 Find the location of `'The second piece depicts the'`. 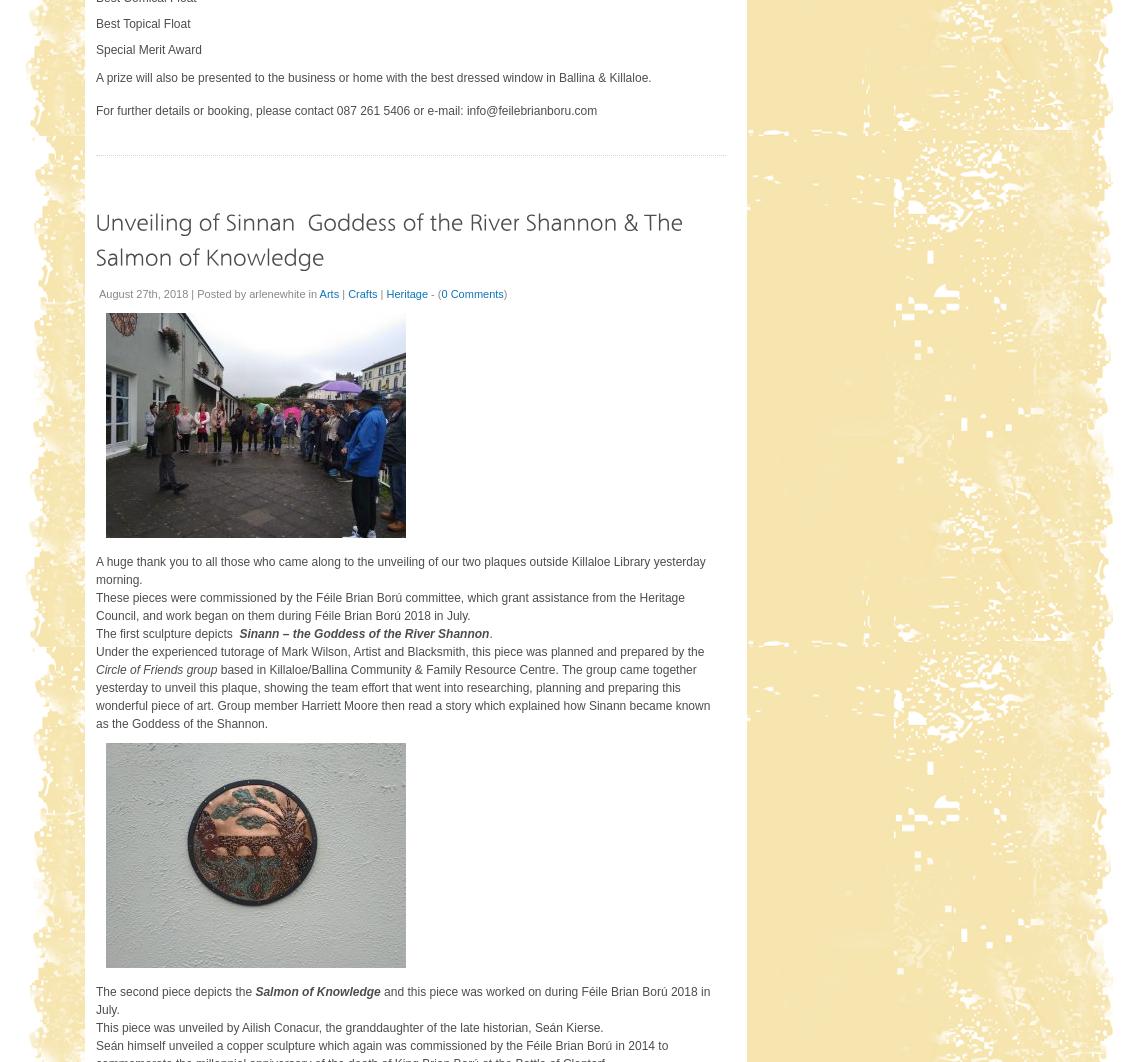

'The second piece depicts the' is located at coordinates (94, 989).